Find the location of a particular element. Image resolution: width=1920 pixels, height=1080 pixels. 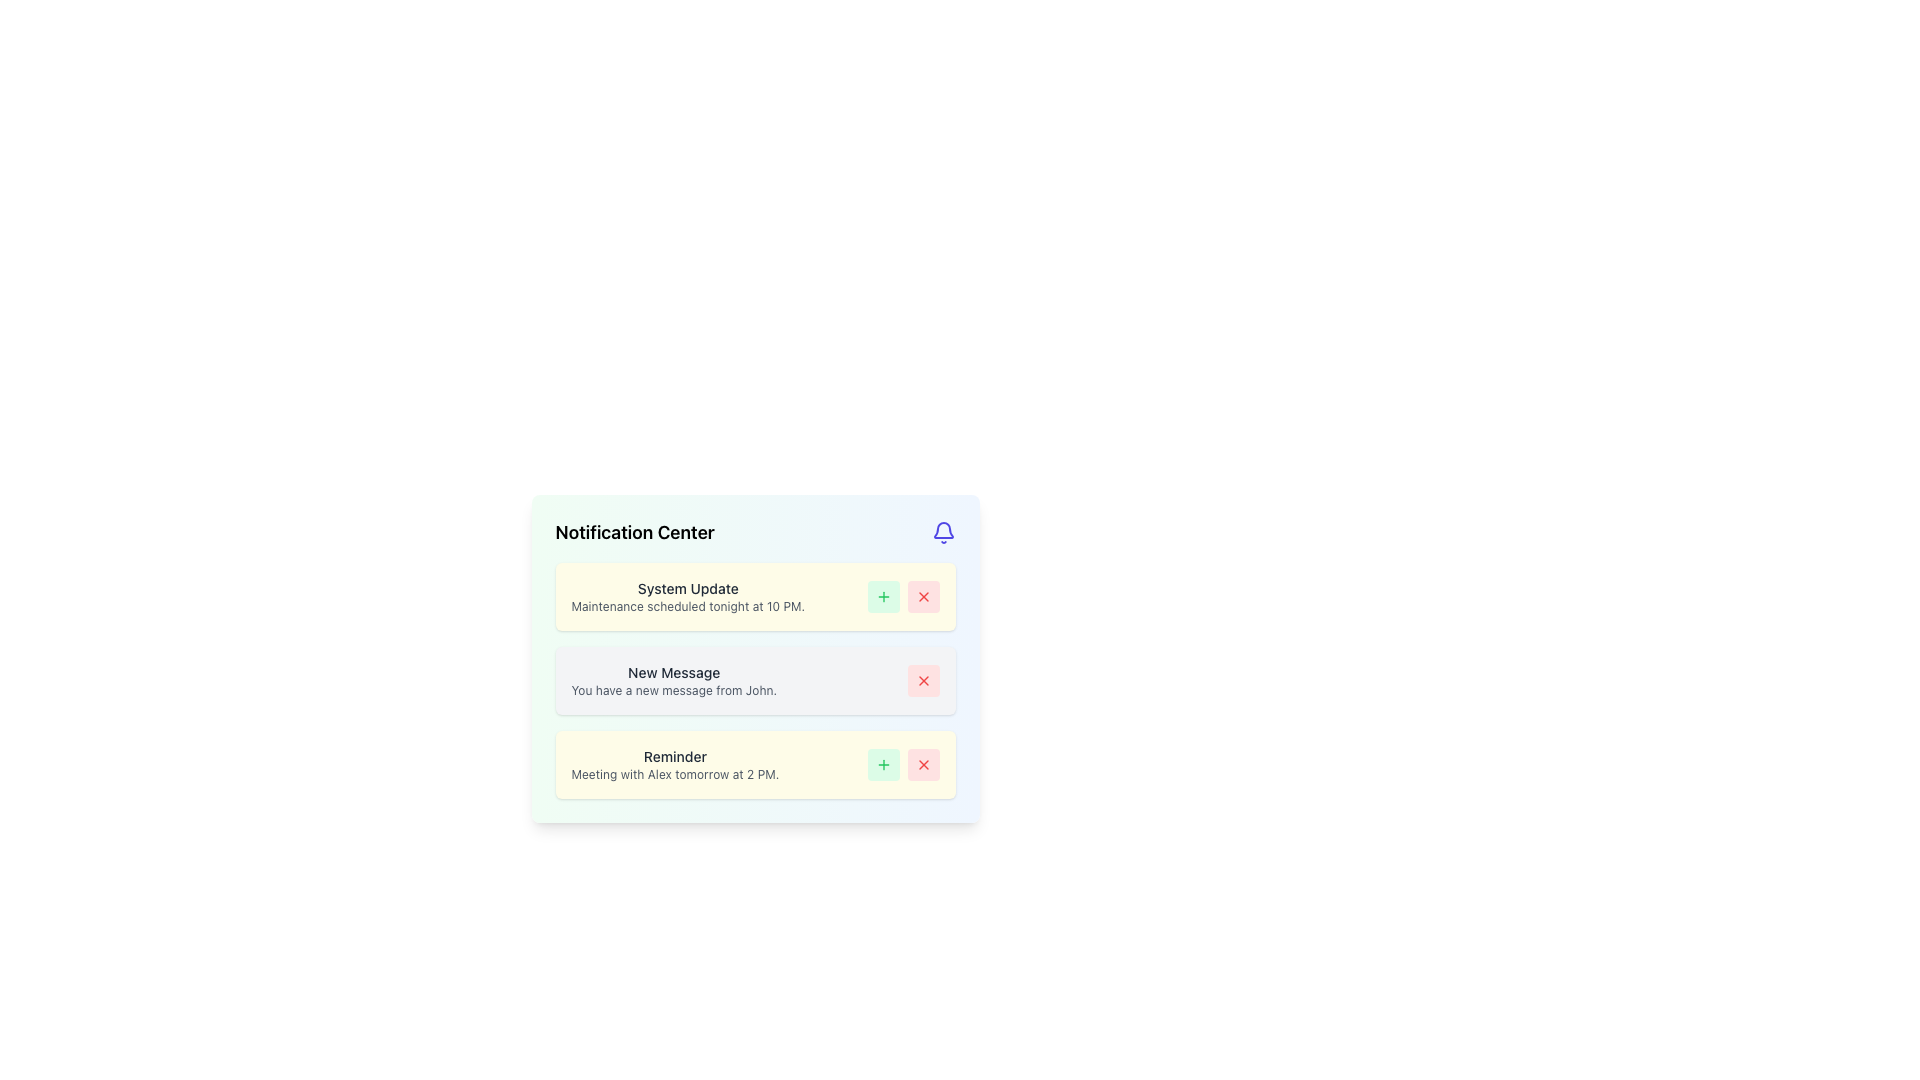

the information presented in the Section Header of the notification panel, which is labeled 'Notification Center' and located at the top of the panel is located at coordinates (754, 531).